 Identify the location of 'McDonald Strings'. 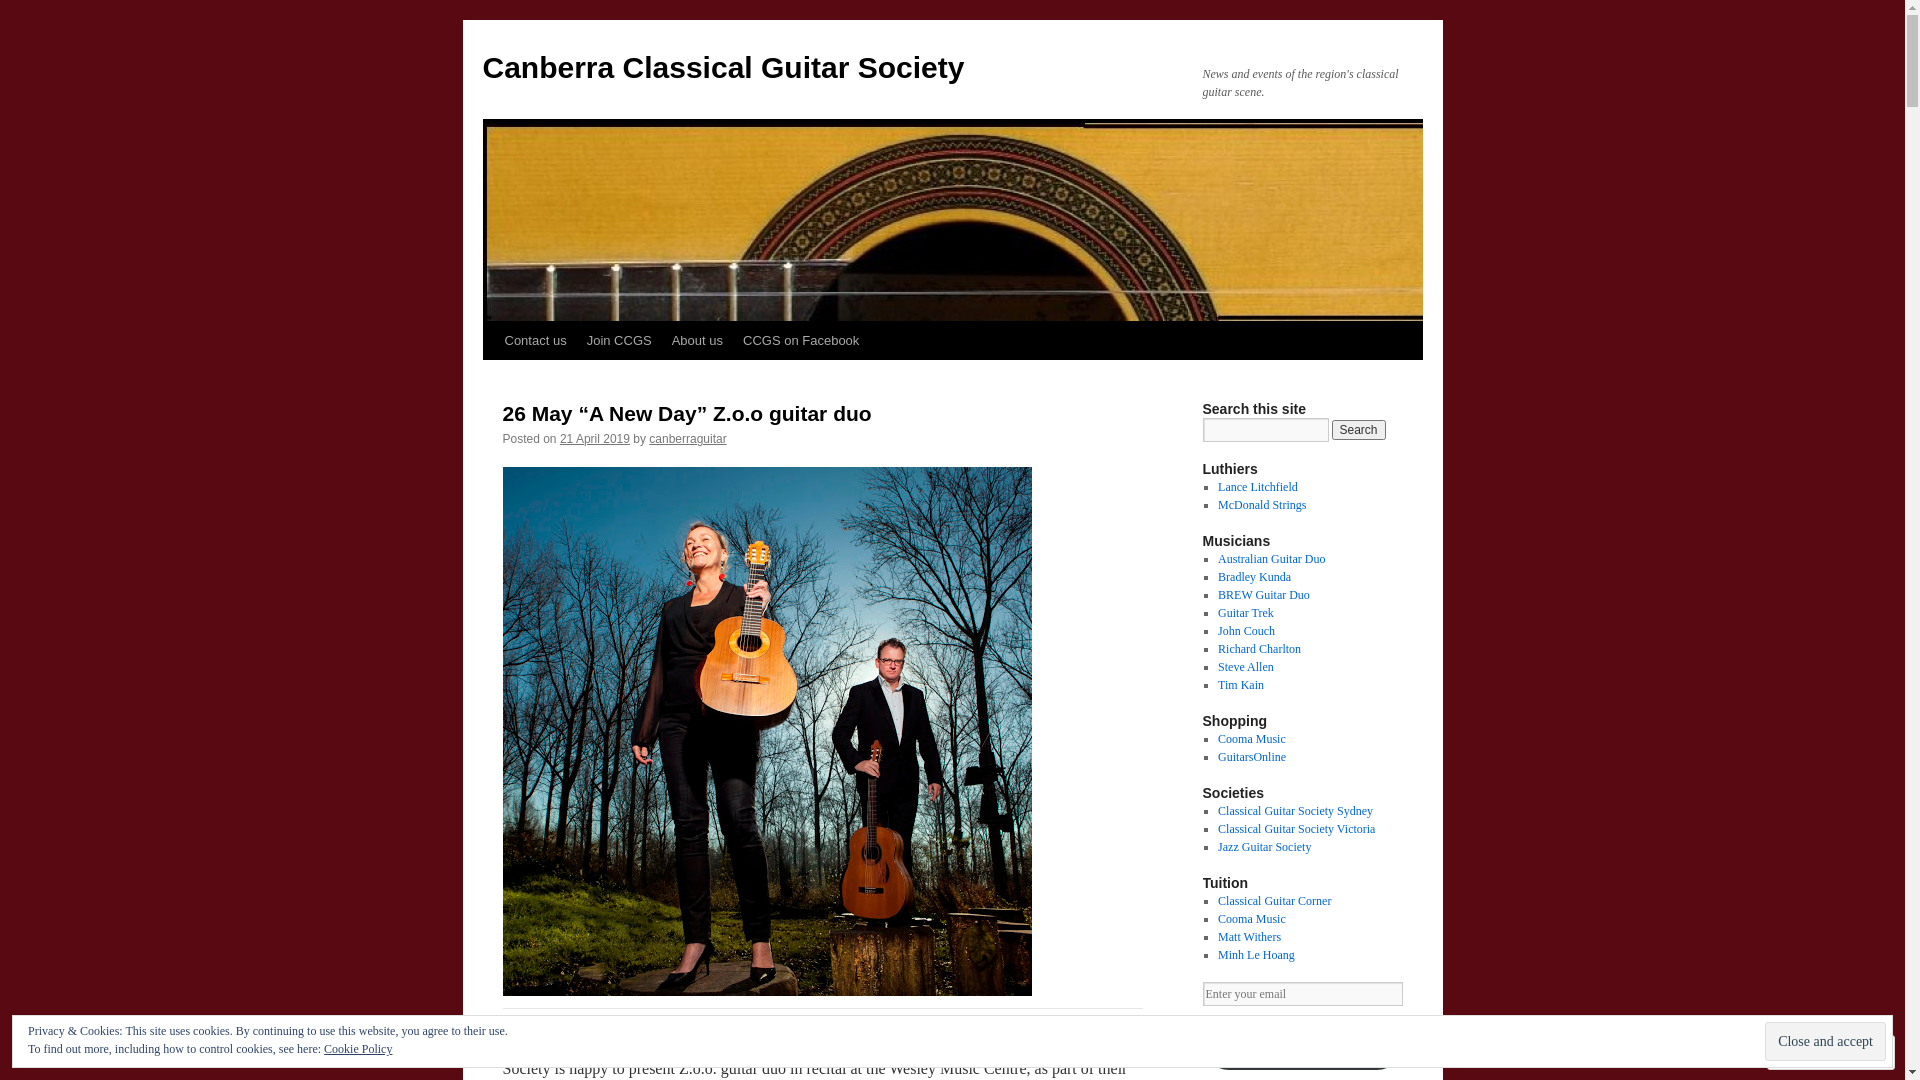
(1261, 504).